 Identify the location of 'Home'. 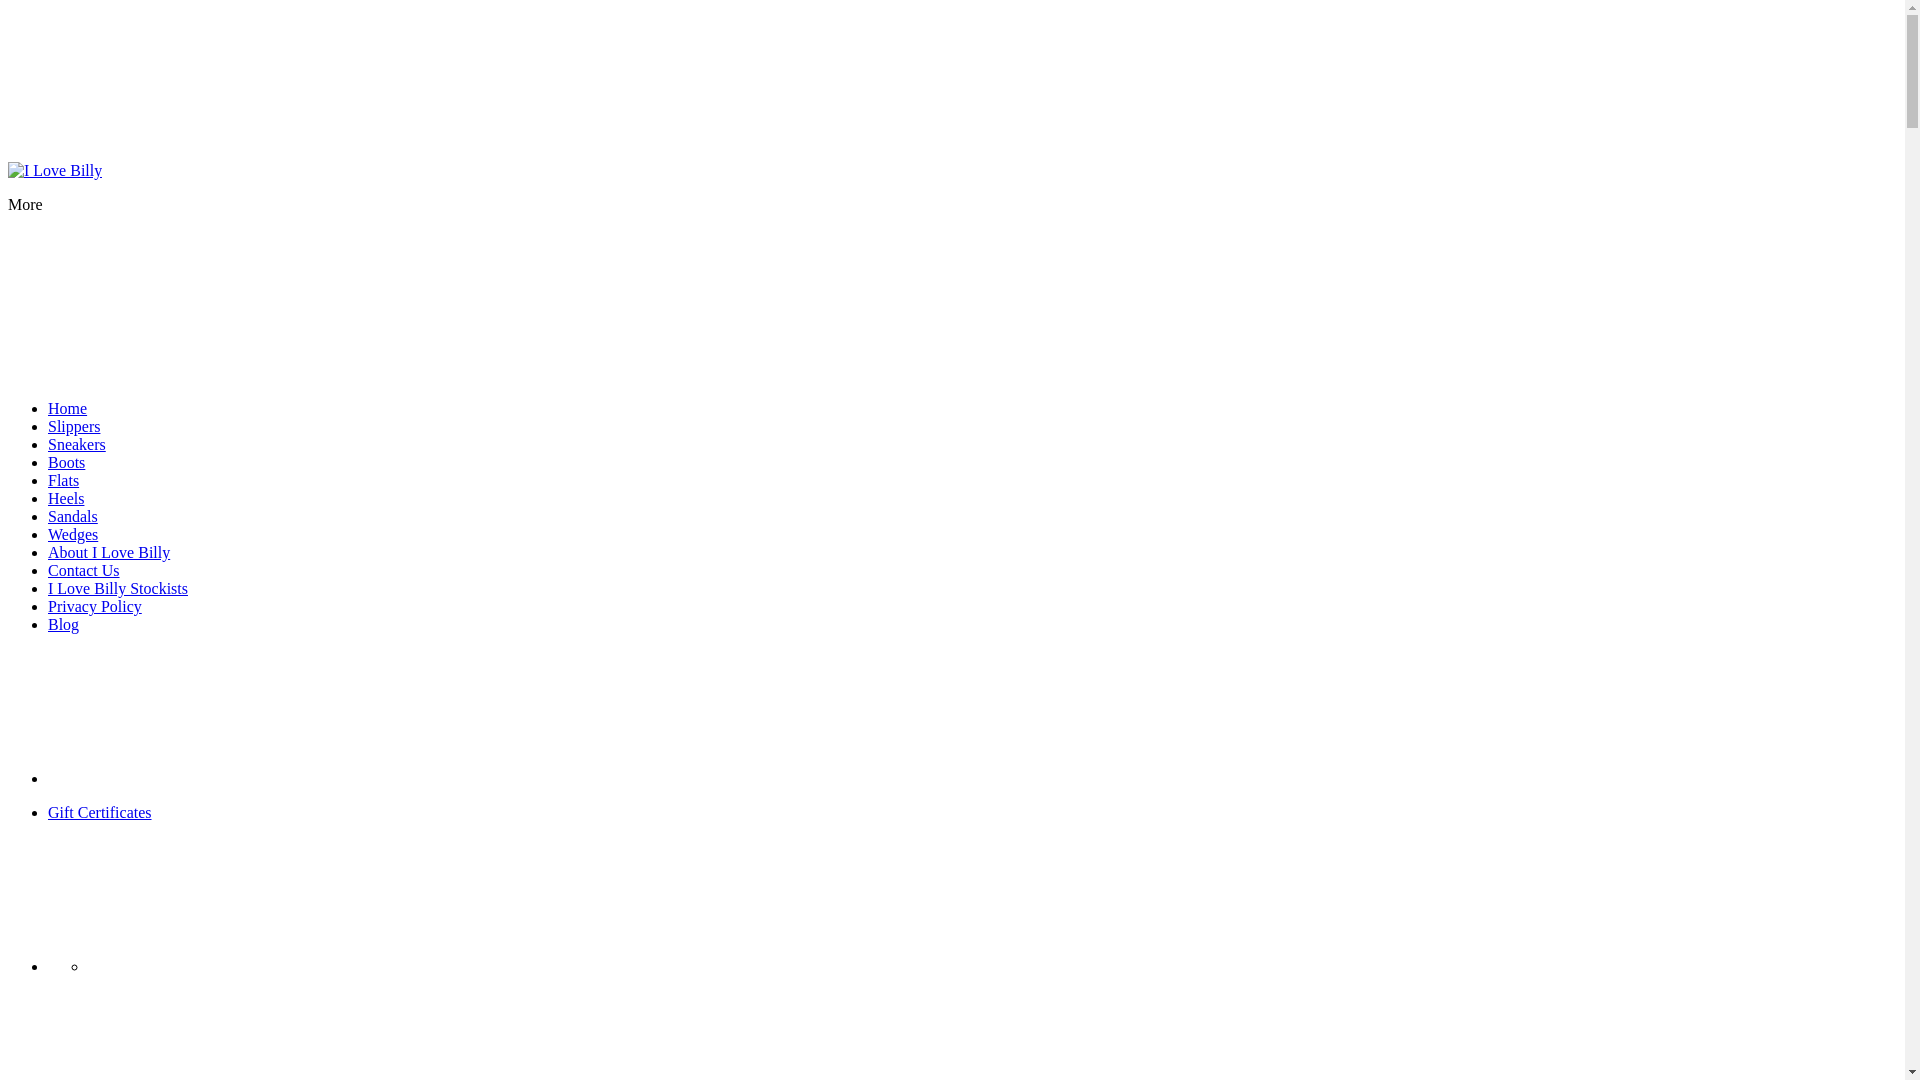
(67, 407).